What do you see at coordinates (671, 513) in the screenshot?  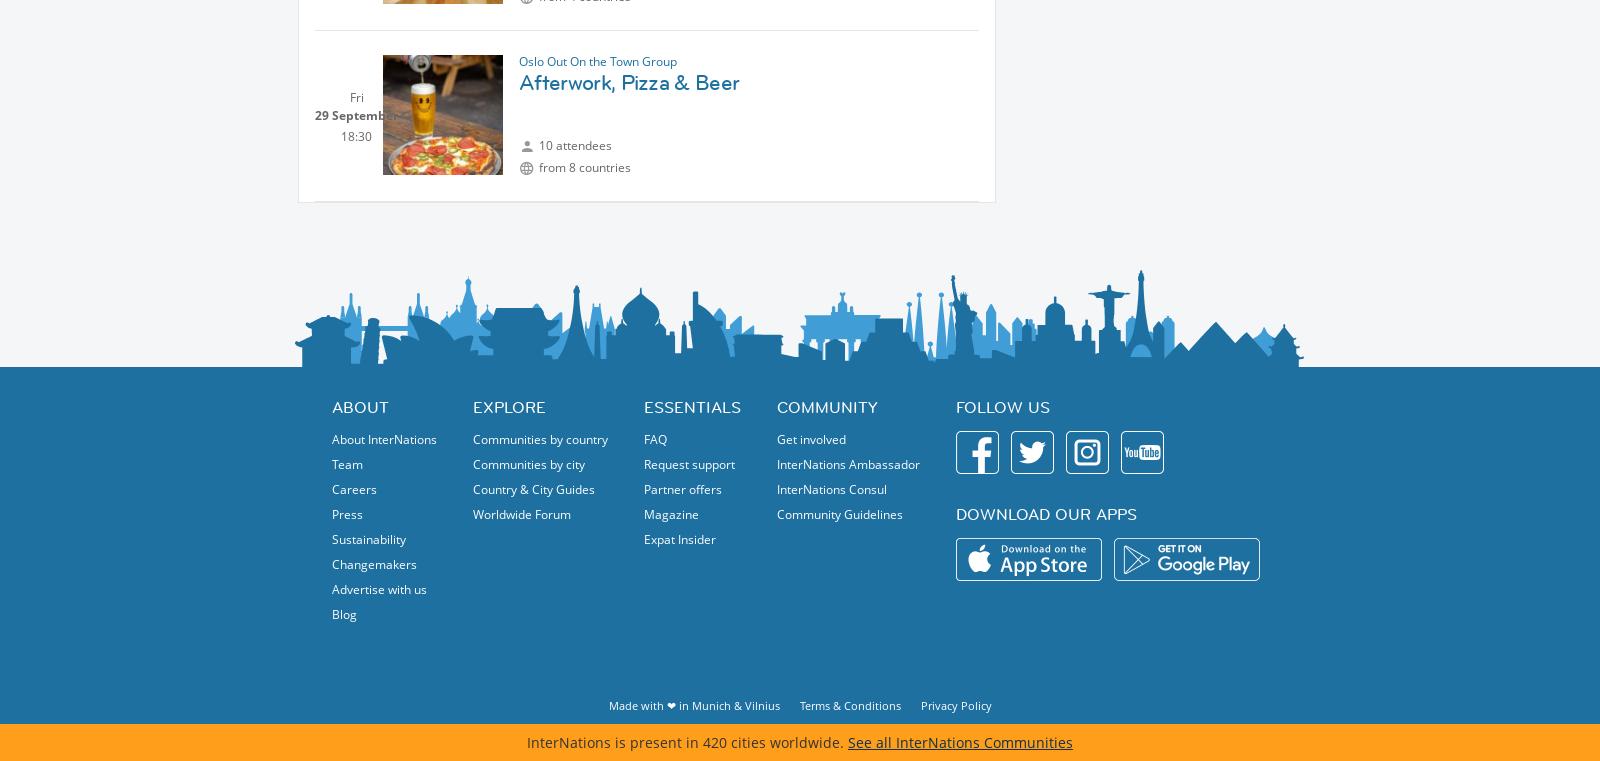 I see `'Magazine'` at bounding box center [671, 513].